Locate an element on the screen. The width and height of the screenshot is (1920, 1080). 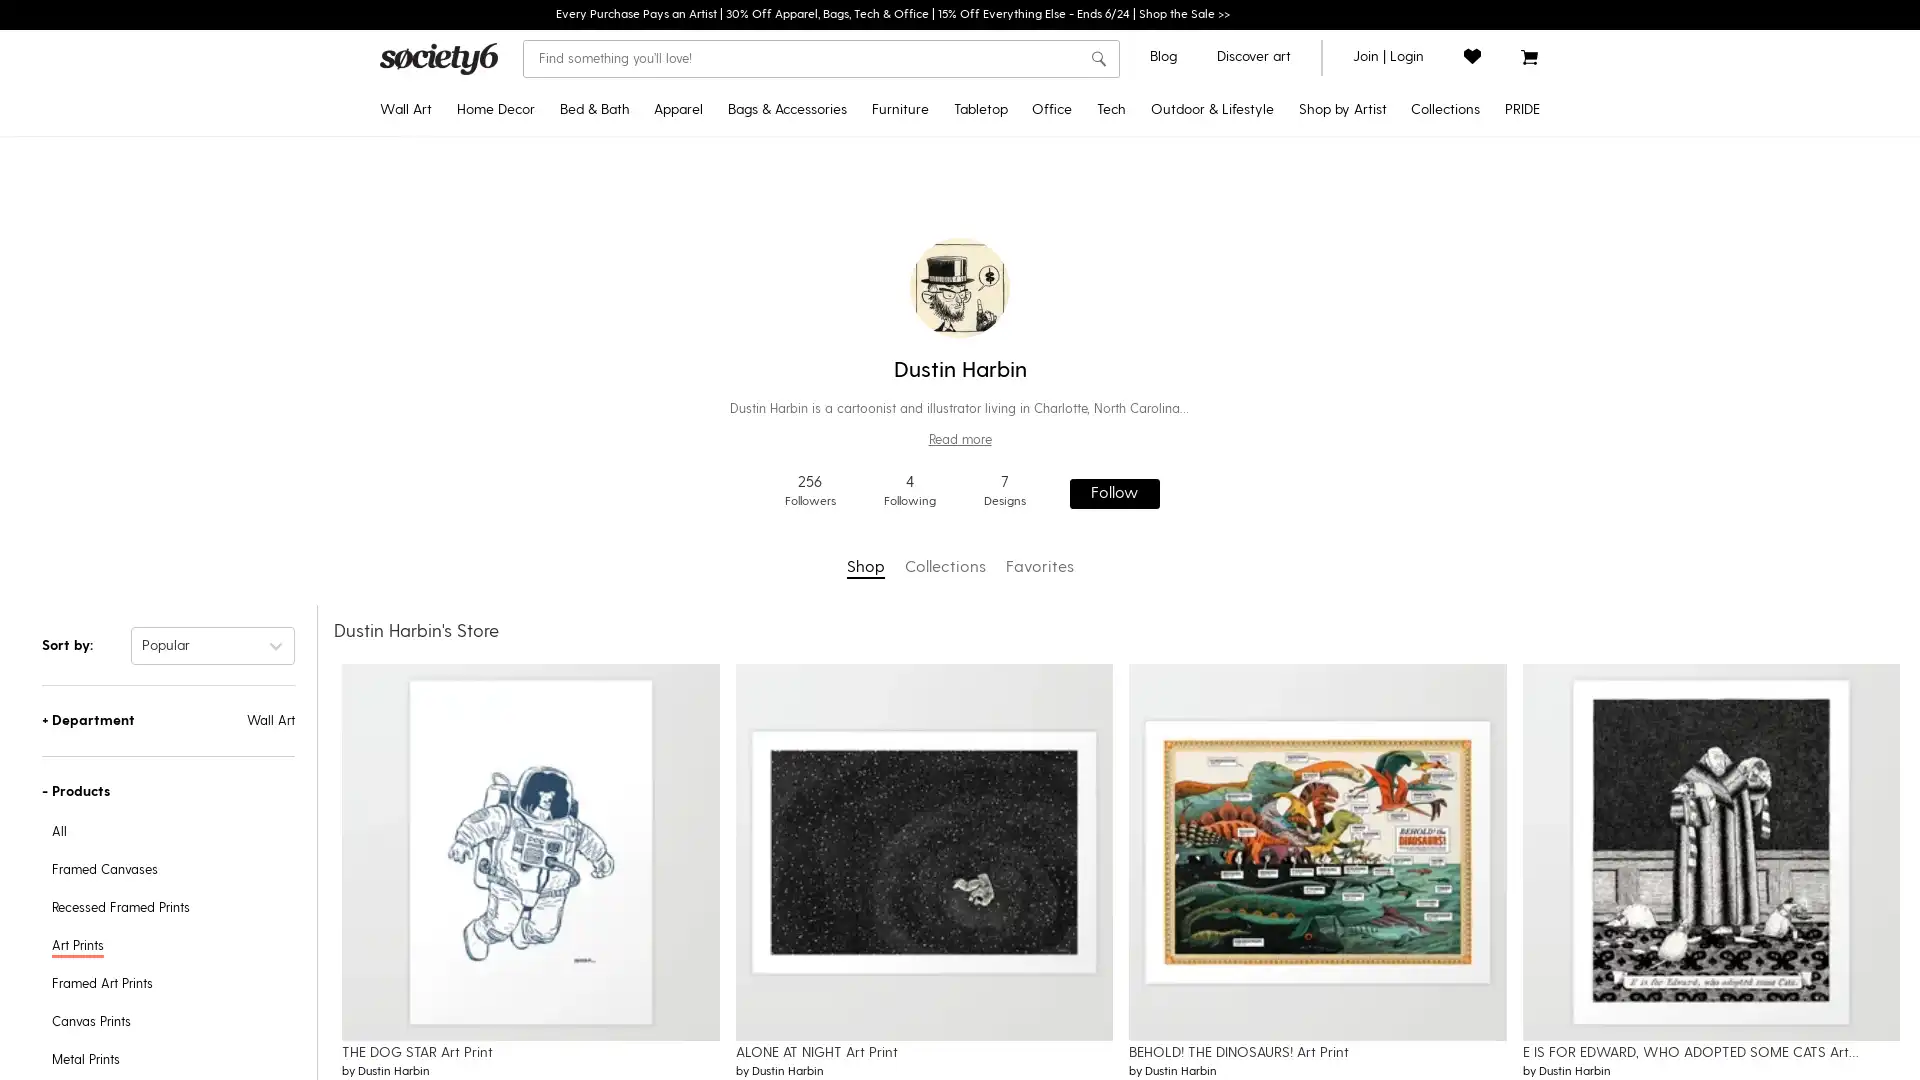
Backpacks is located at coordinates (801, 224).